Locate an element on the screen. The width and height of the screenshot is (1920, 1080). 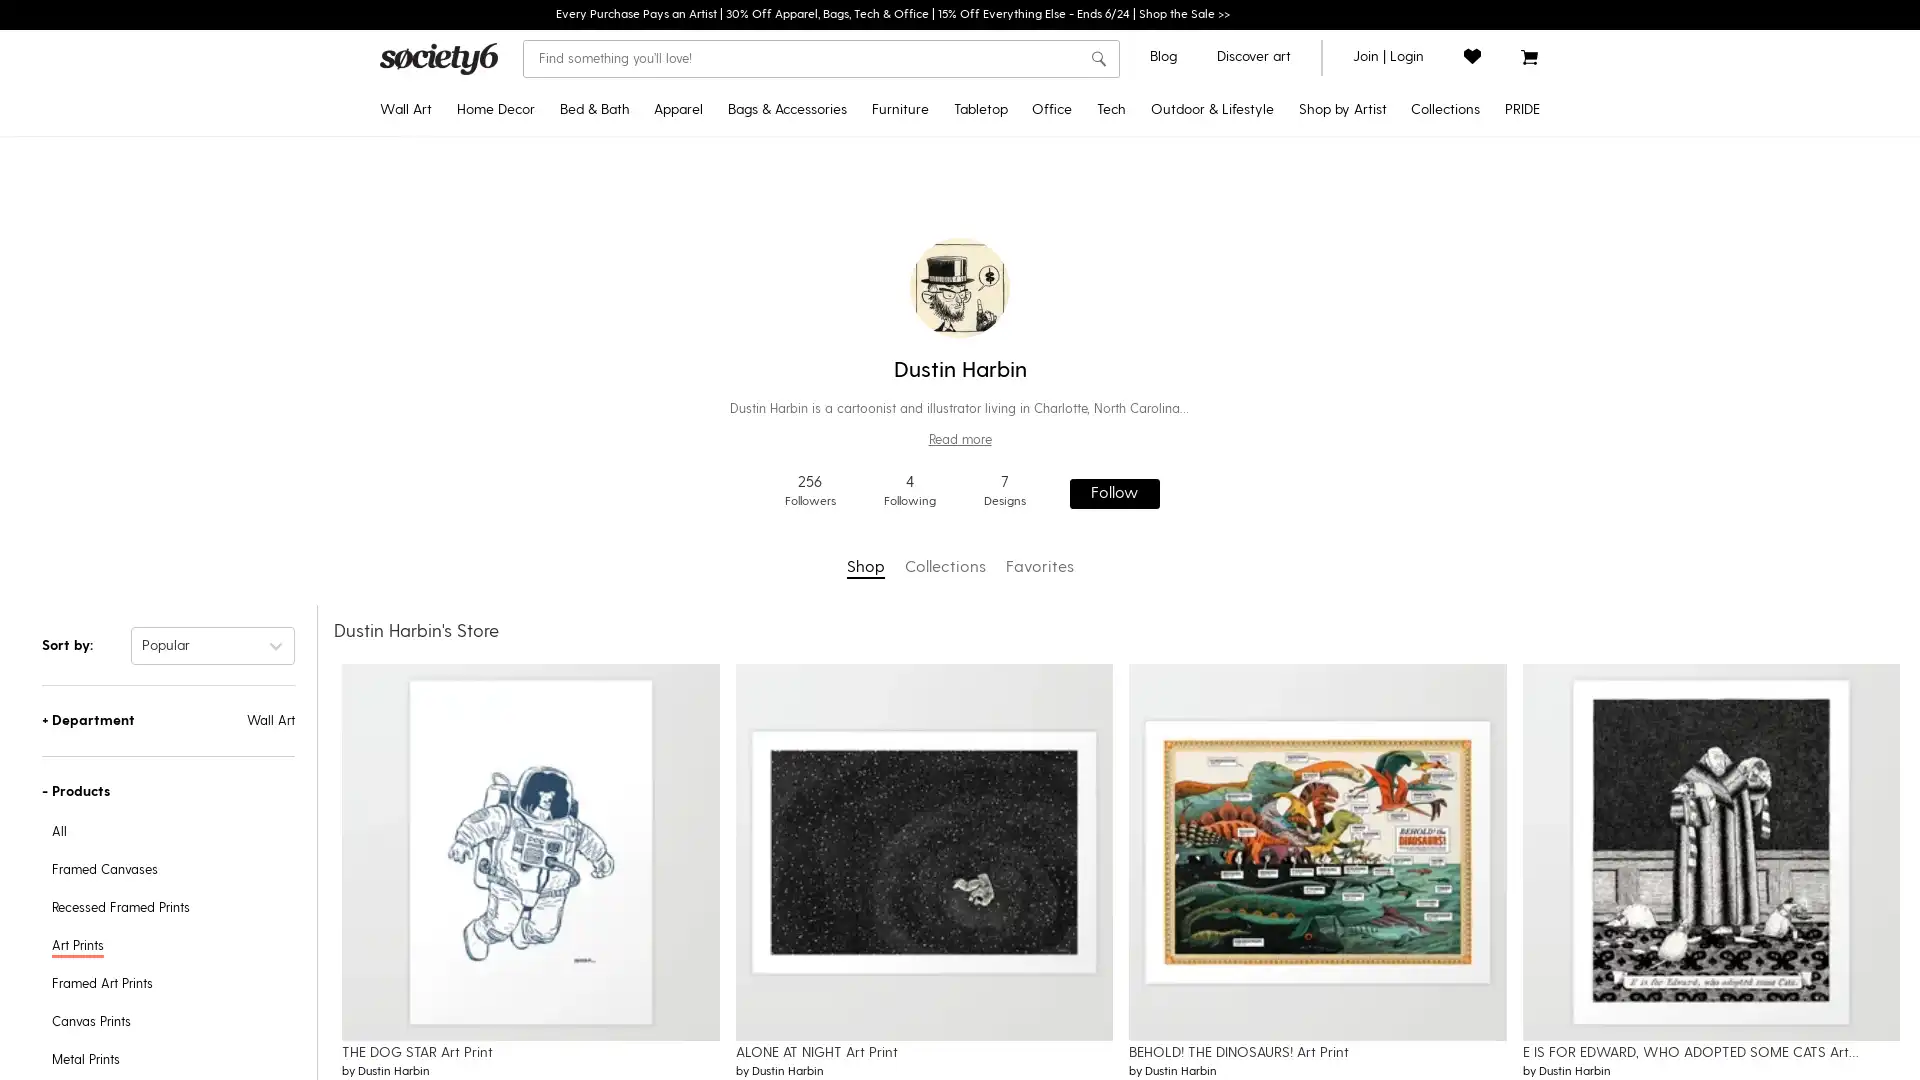
Backpacks is located at coordinates (801, 224).